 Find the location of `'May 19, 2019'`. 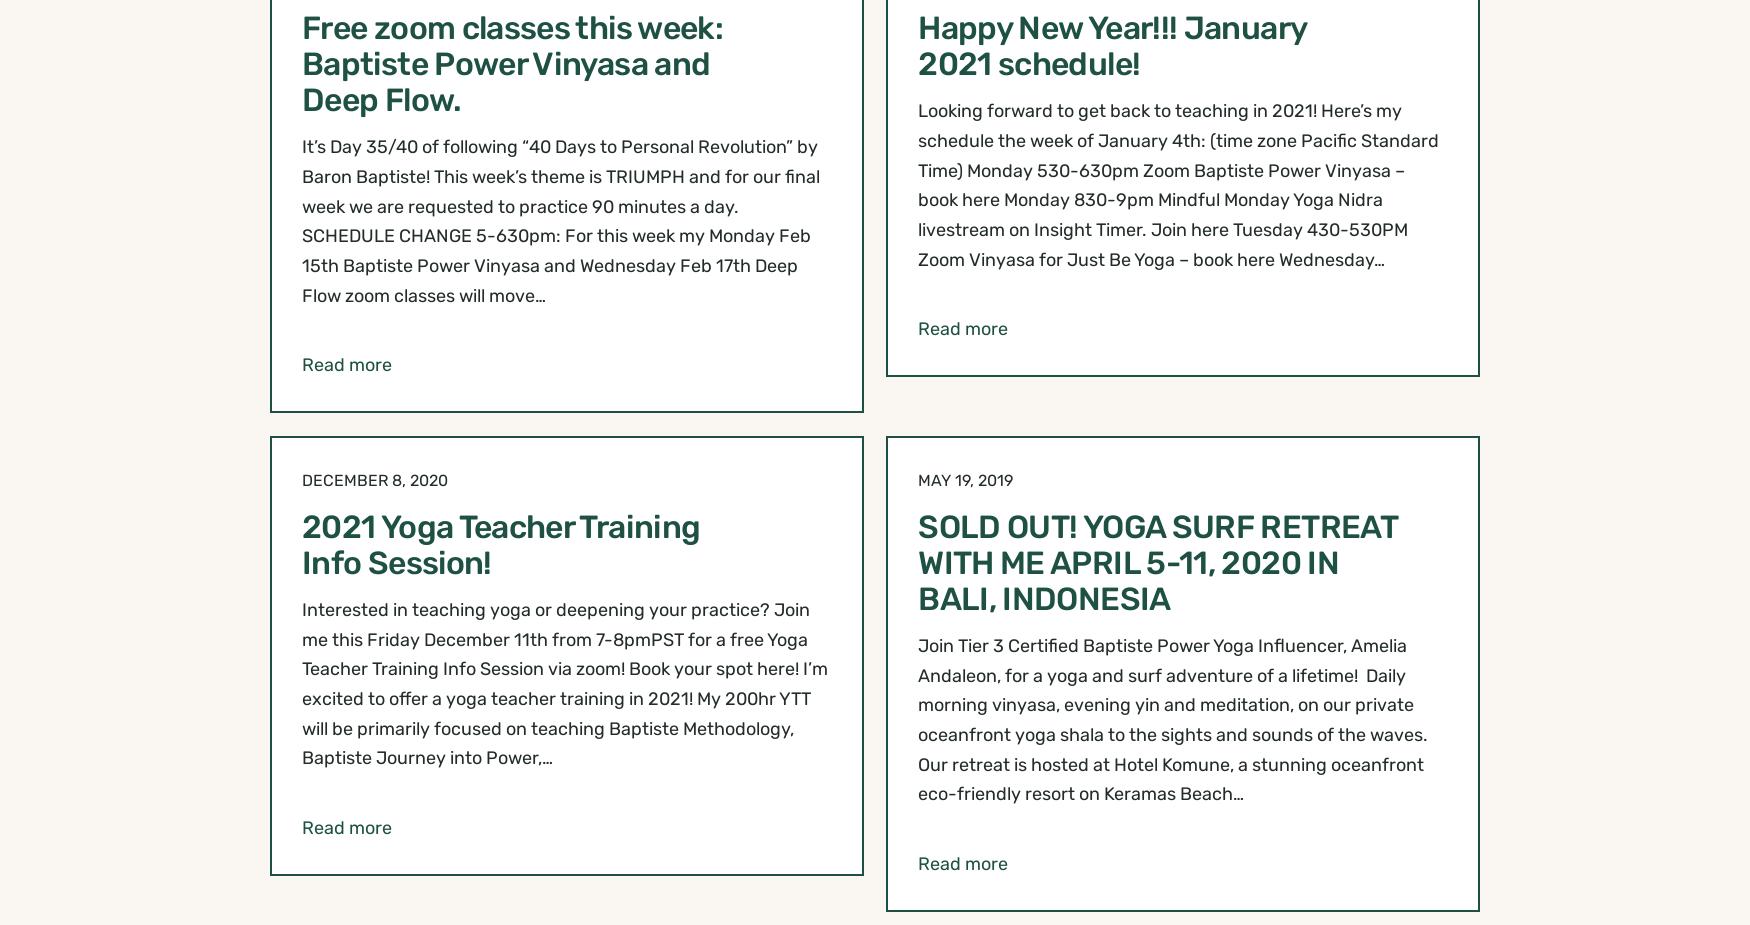

'May 19, 2019' is located at coordinates (965, 479).